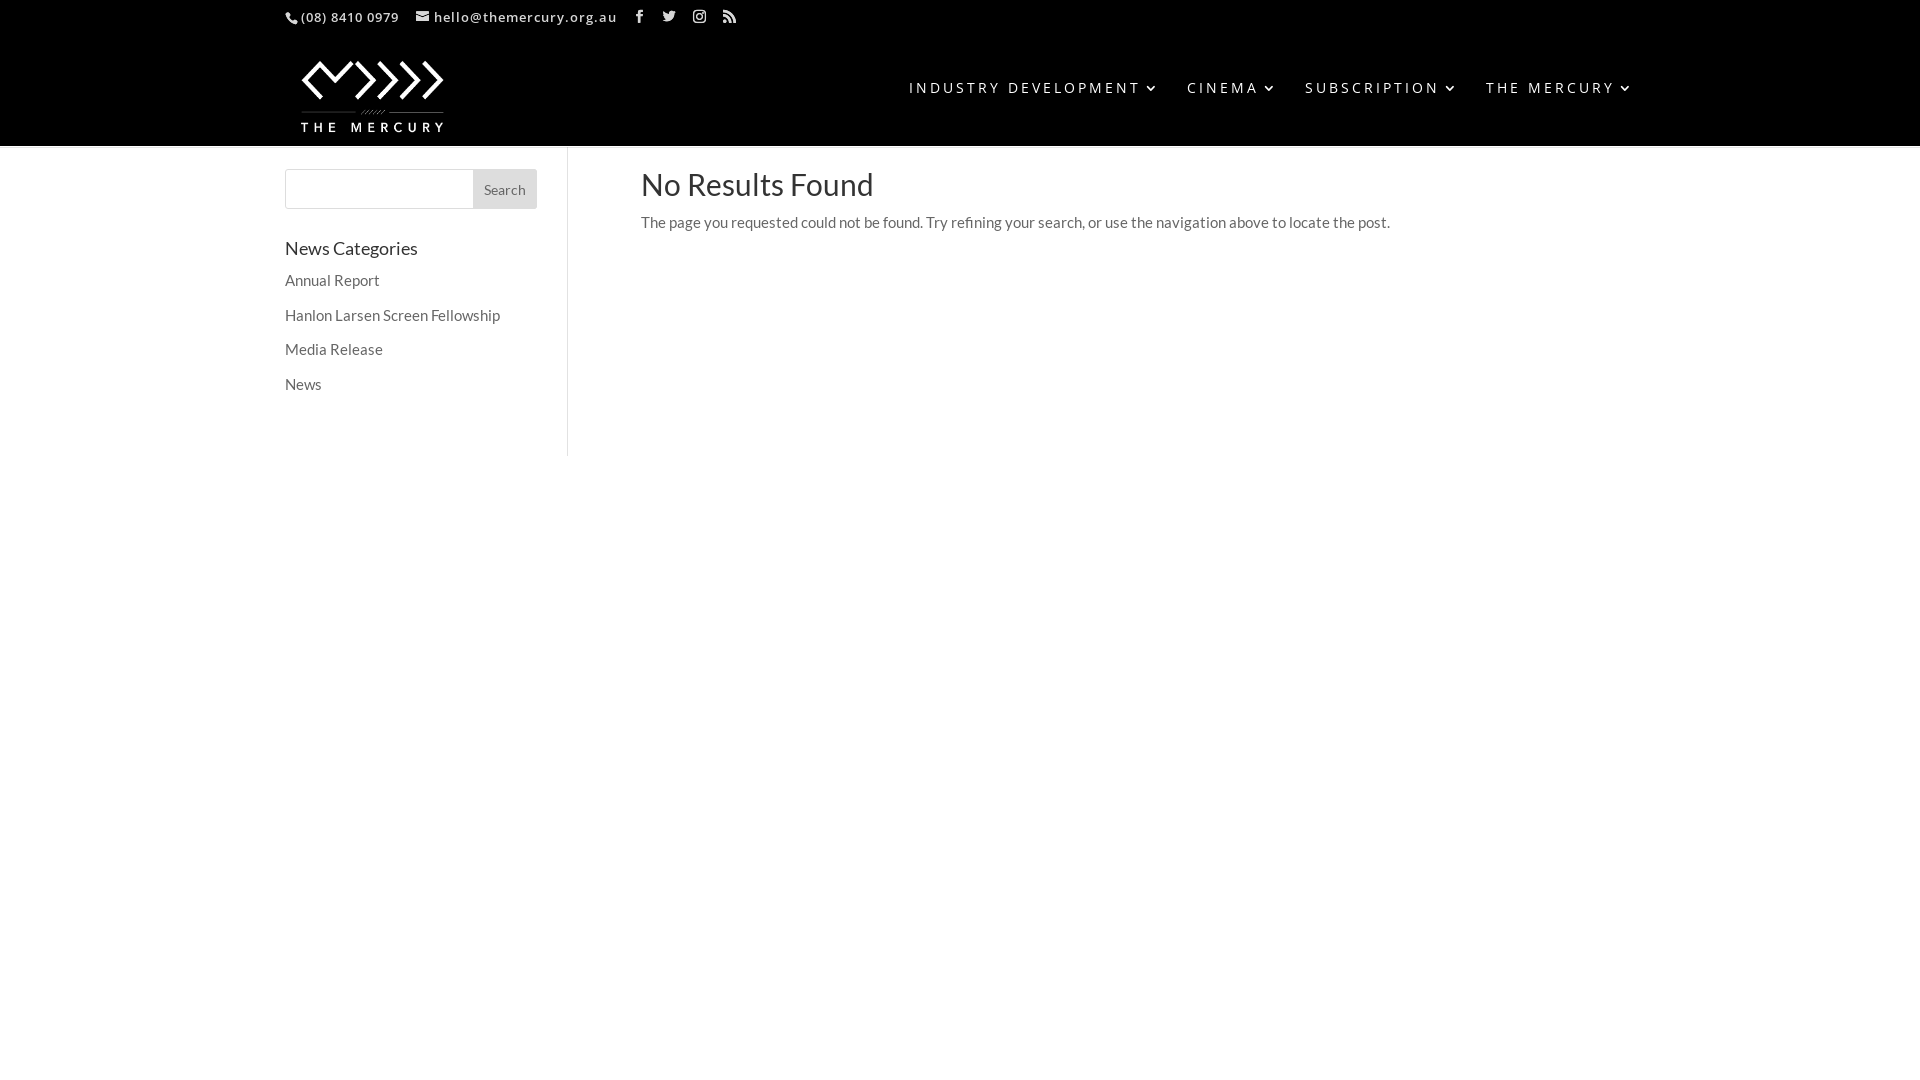 The width and height of the screenshot is (1920, 1080). I want to click on 'Search', so click(504, 189).